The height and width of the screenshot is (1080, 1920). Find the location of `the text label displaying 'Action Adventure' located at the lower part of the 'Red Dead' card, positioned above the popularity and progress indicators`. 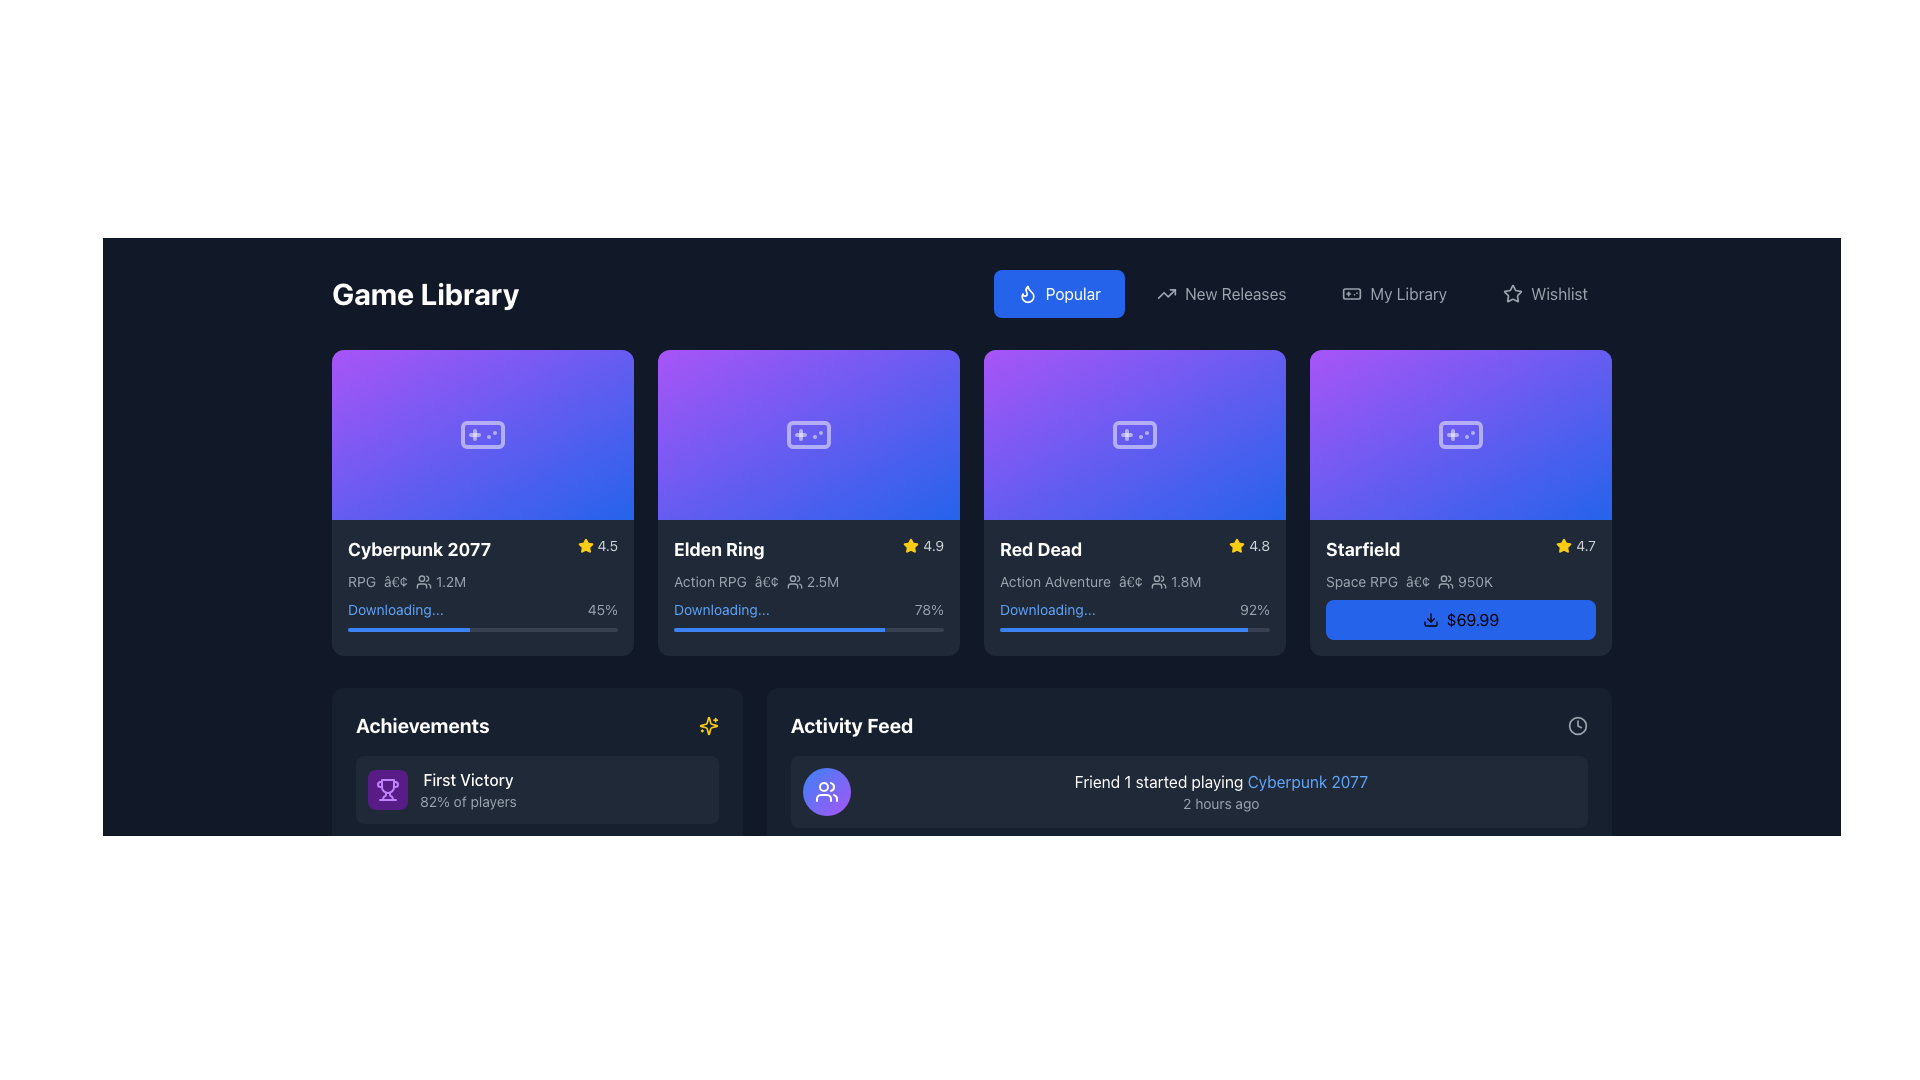

the text label displaying 'Action Adventure' located at the lower part of the 'Red Dead' card, positioned above the popularity and progress indicators is located at coordinates (1054, 581).